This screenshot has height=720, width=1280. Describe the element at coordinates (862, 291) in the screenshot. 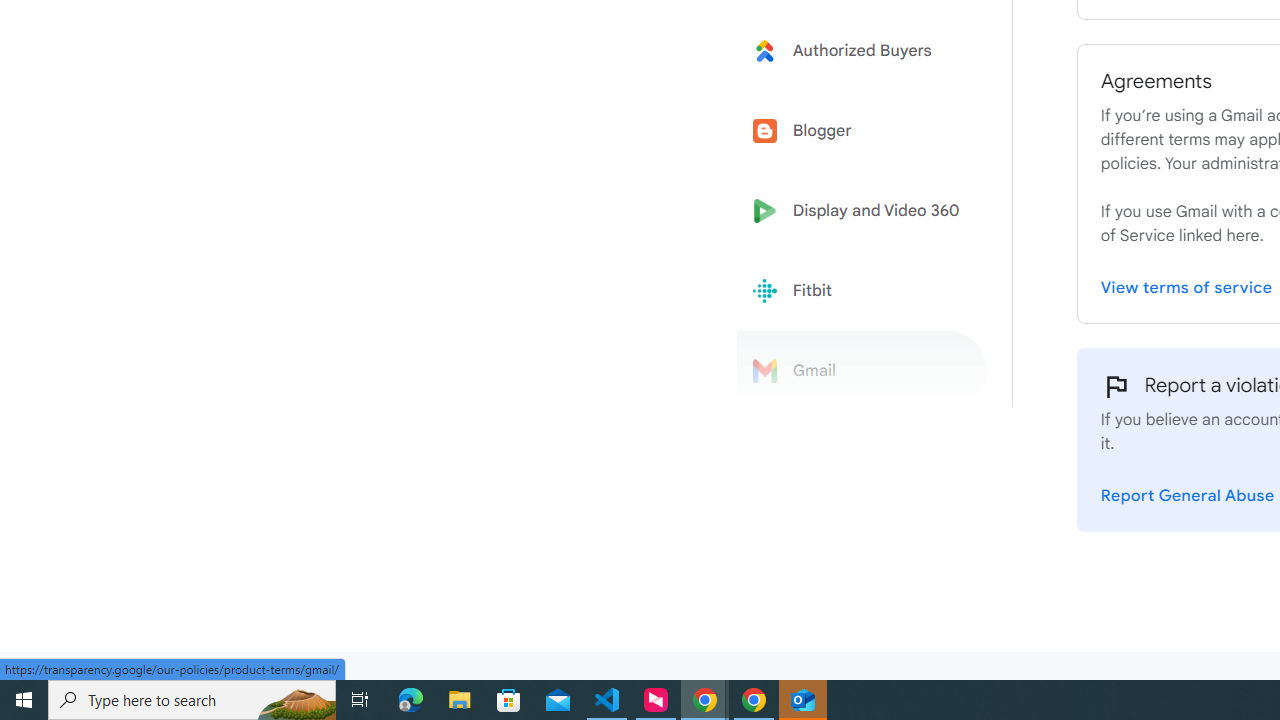

I see `'Fitbit'` at that location.